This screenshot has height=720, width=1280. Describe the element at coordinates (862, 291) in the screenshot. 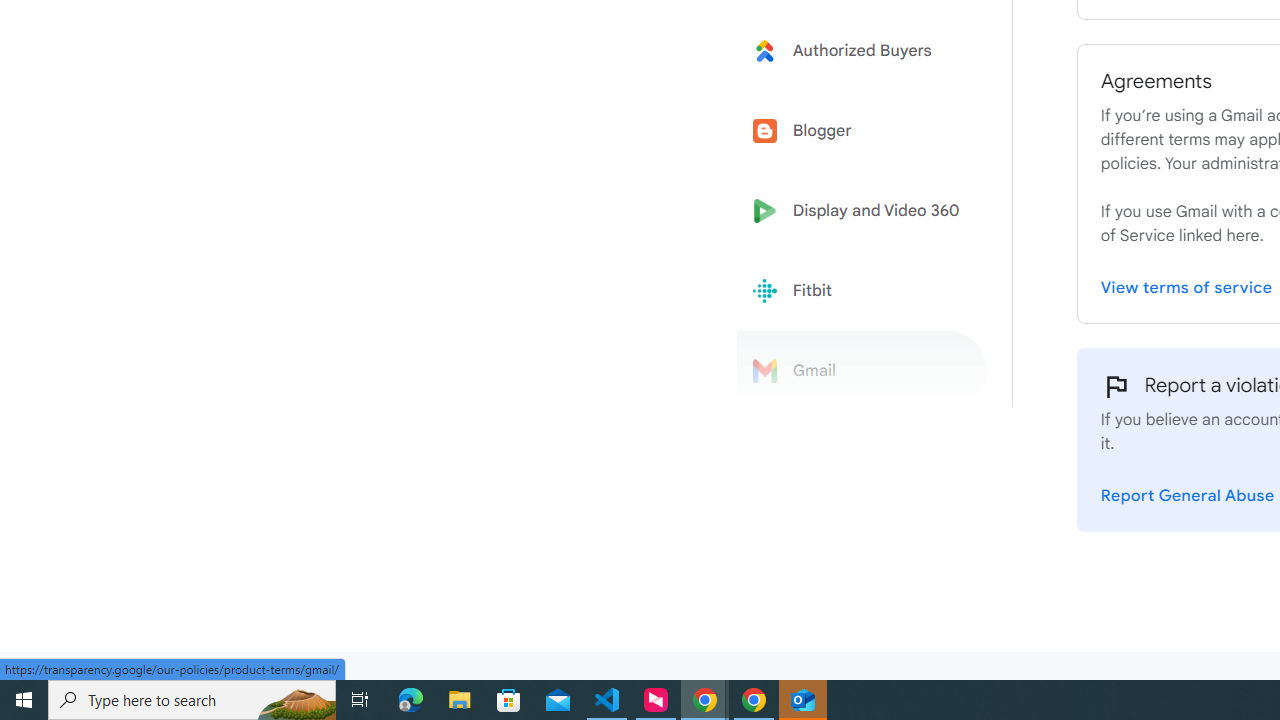

I see `'Fitbit'` at that location.